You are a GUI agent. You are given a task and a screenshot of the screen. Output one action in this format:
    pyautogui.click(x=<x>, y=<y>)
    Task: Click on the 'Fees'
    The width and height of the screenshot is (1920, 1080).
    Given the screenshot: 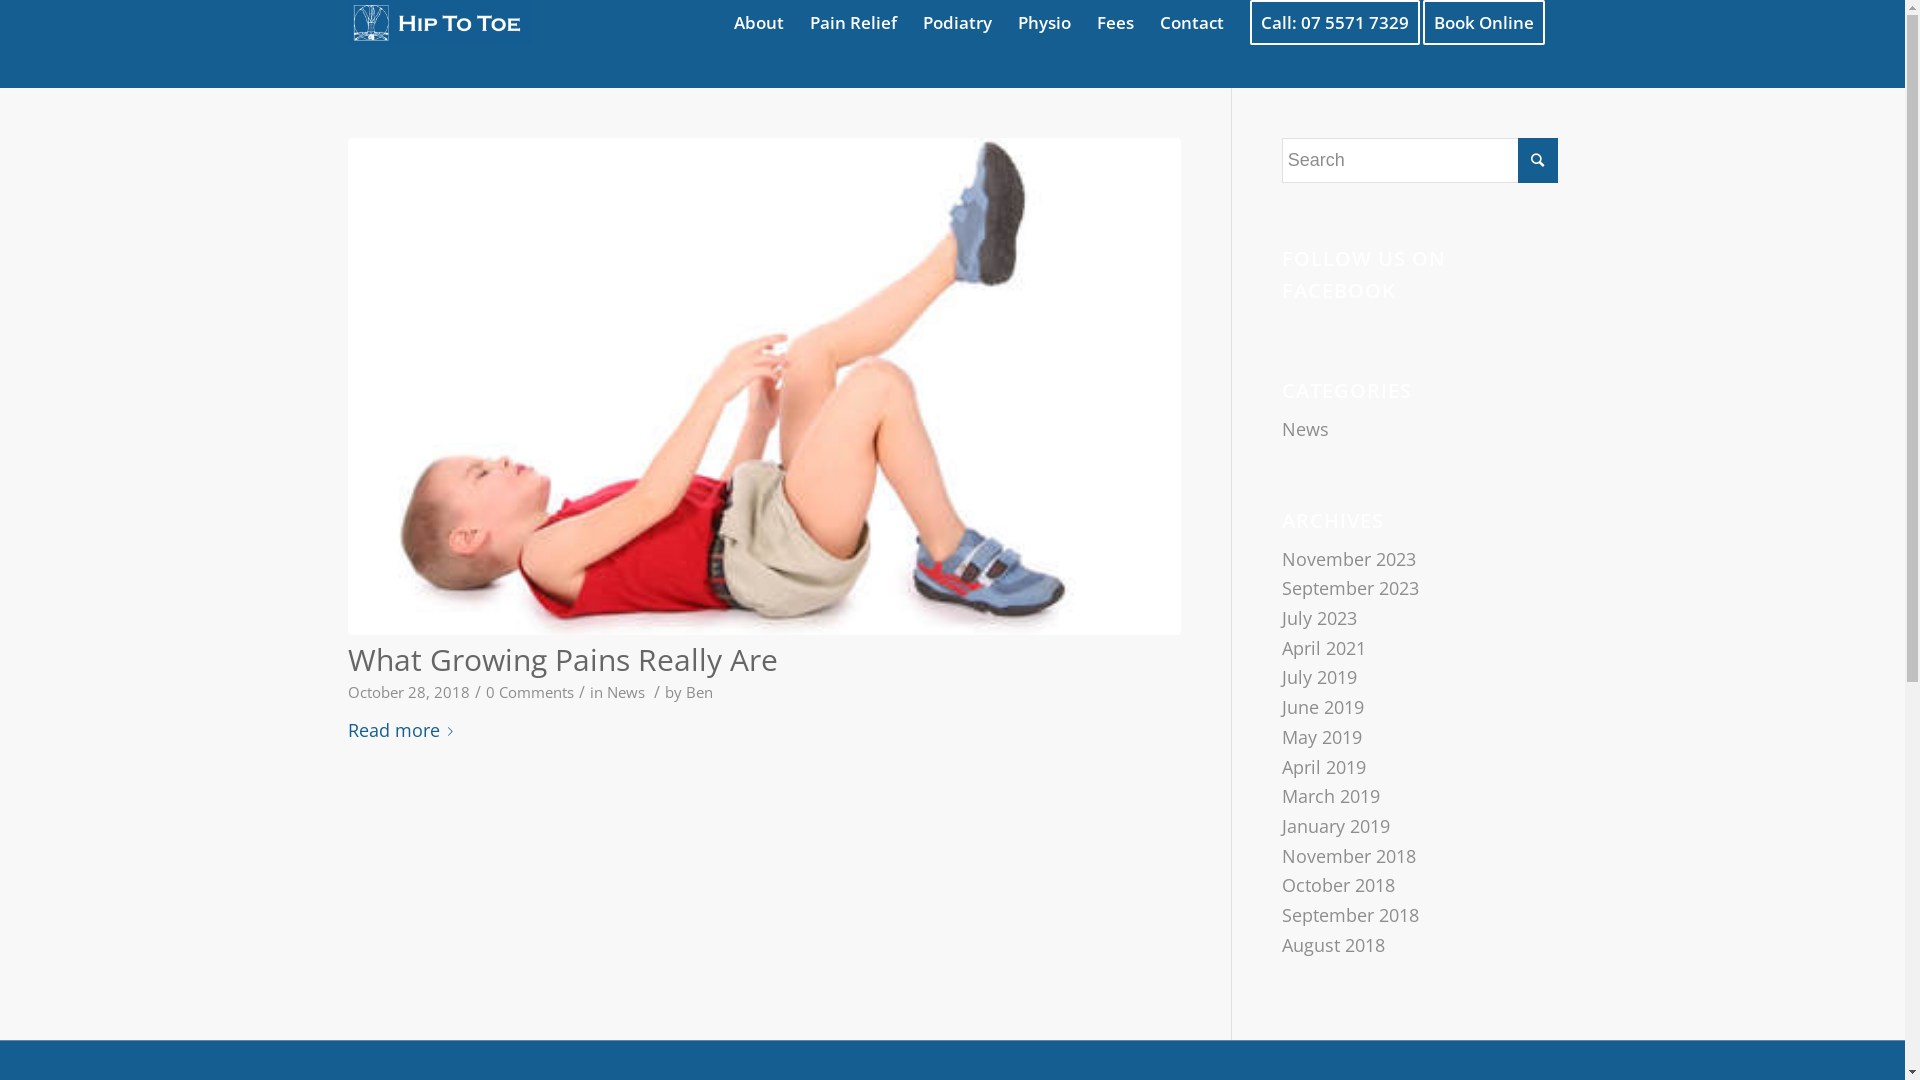 What is the action you would take?
    pyautogui.click(x=1114, y=22)
    